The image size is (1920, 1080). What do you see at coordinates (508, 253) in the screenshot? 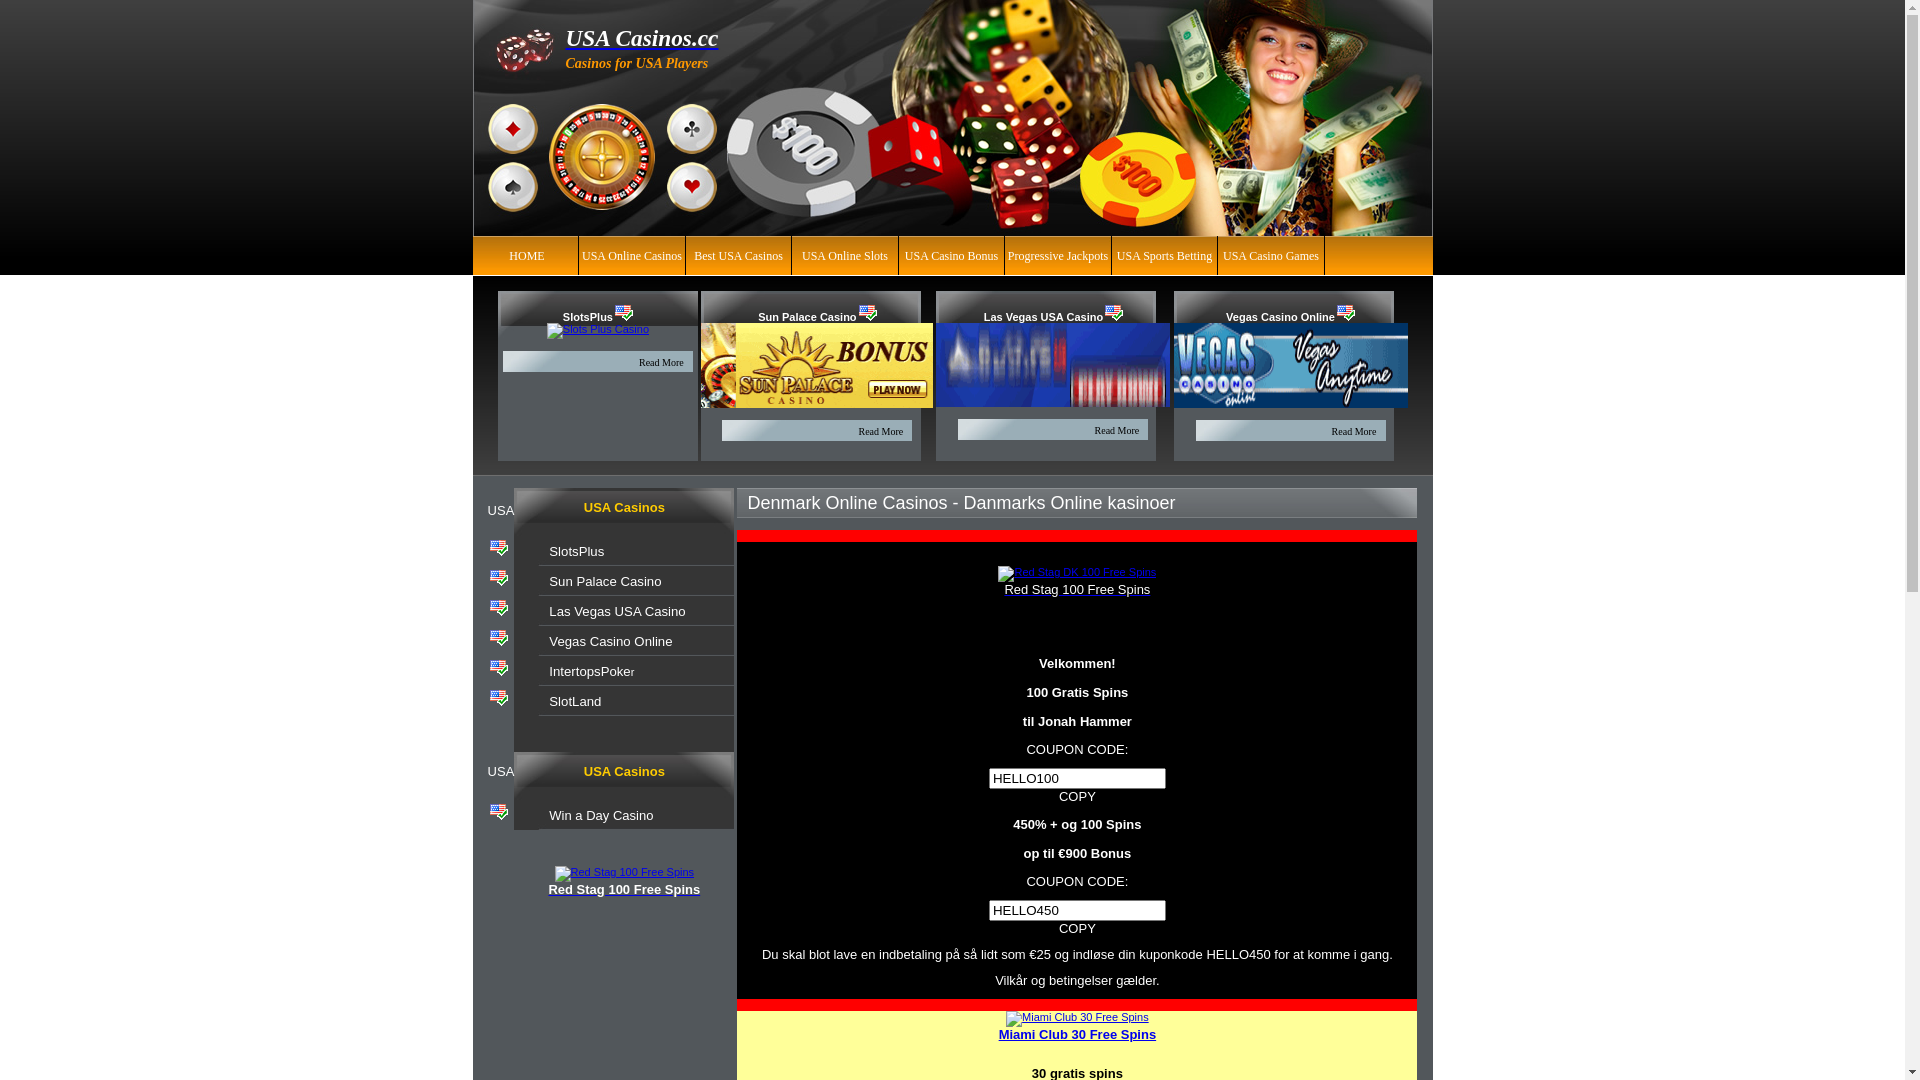
I see `'HOME'` at bounding box center [508, 253].